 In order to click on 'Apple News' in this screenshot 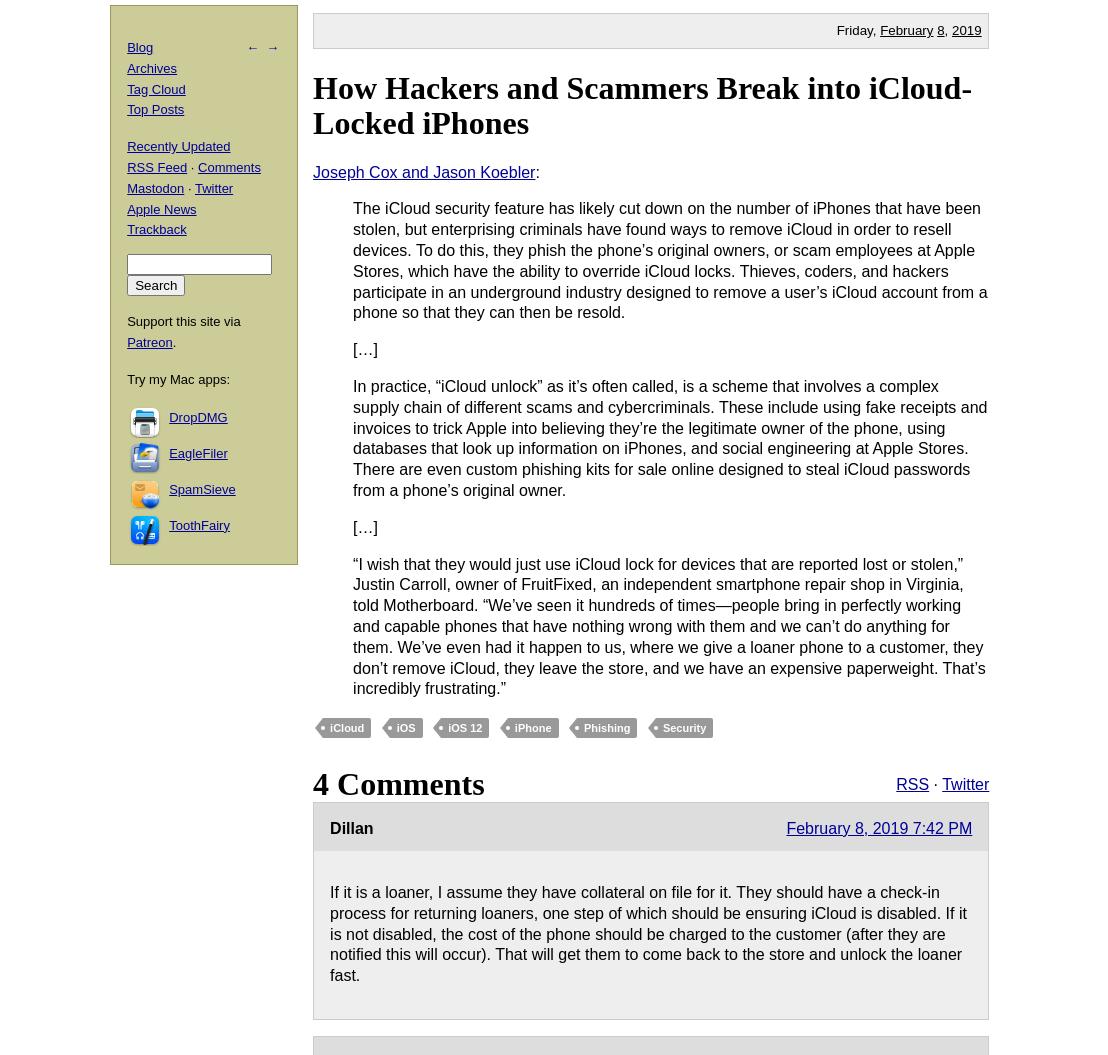, I will do `click(126, 207)`.